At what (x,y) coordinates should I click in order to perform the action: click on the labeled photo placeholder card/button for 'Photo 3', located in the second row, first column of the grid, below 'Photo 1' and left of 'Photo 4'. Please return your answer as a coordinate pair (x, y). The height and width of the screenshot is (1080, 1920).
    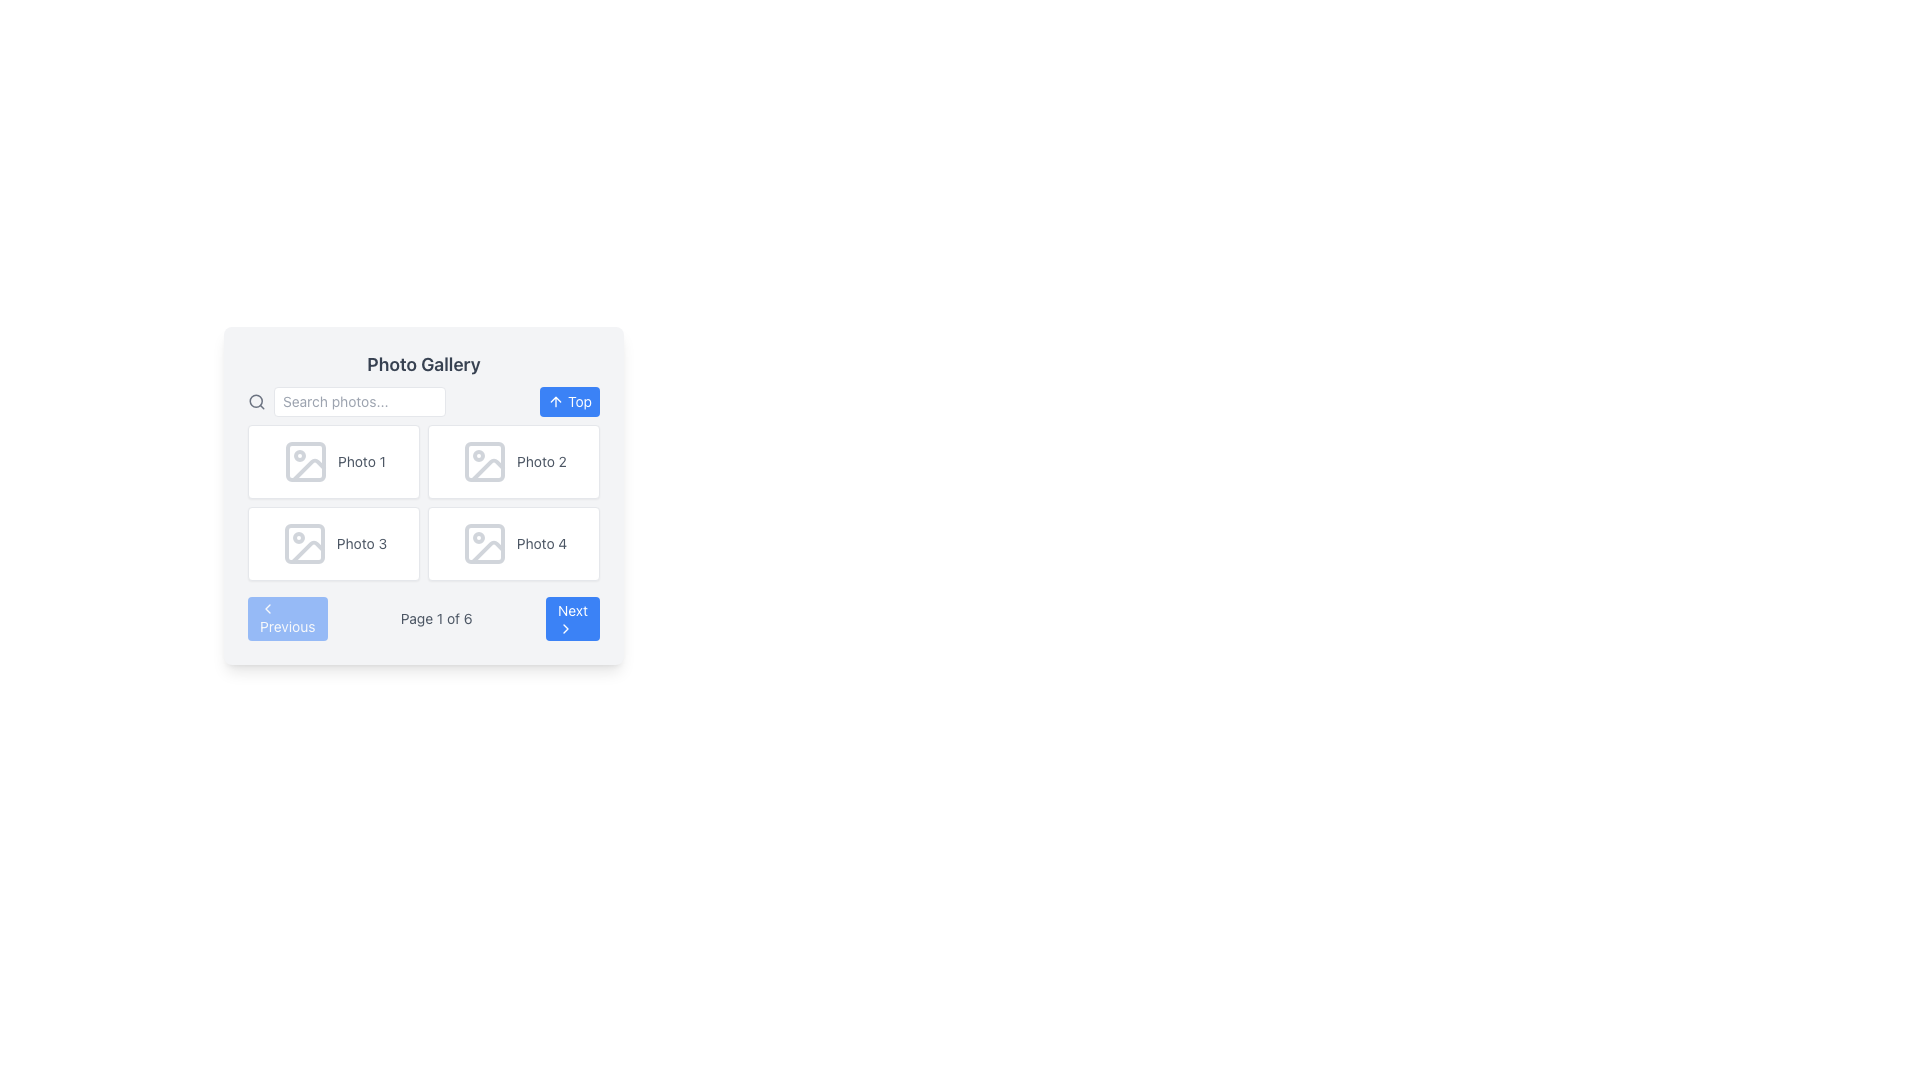
    Looking at the image, I should click on (334, 543).